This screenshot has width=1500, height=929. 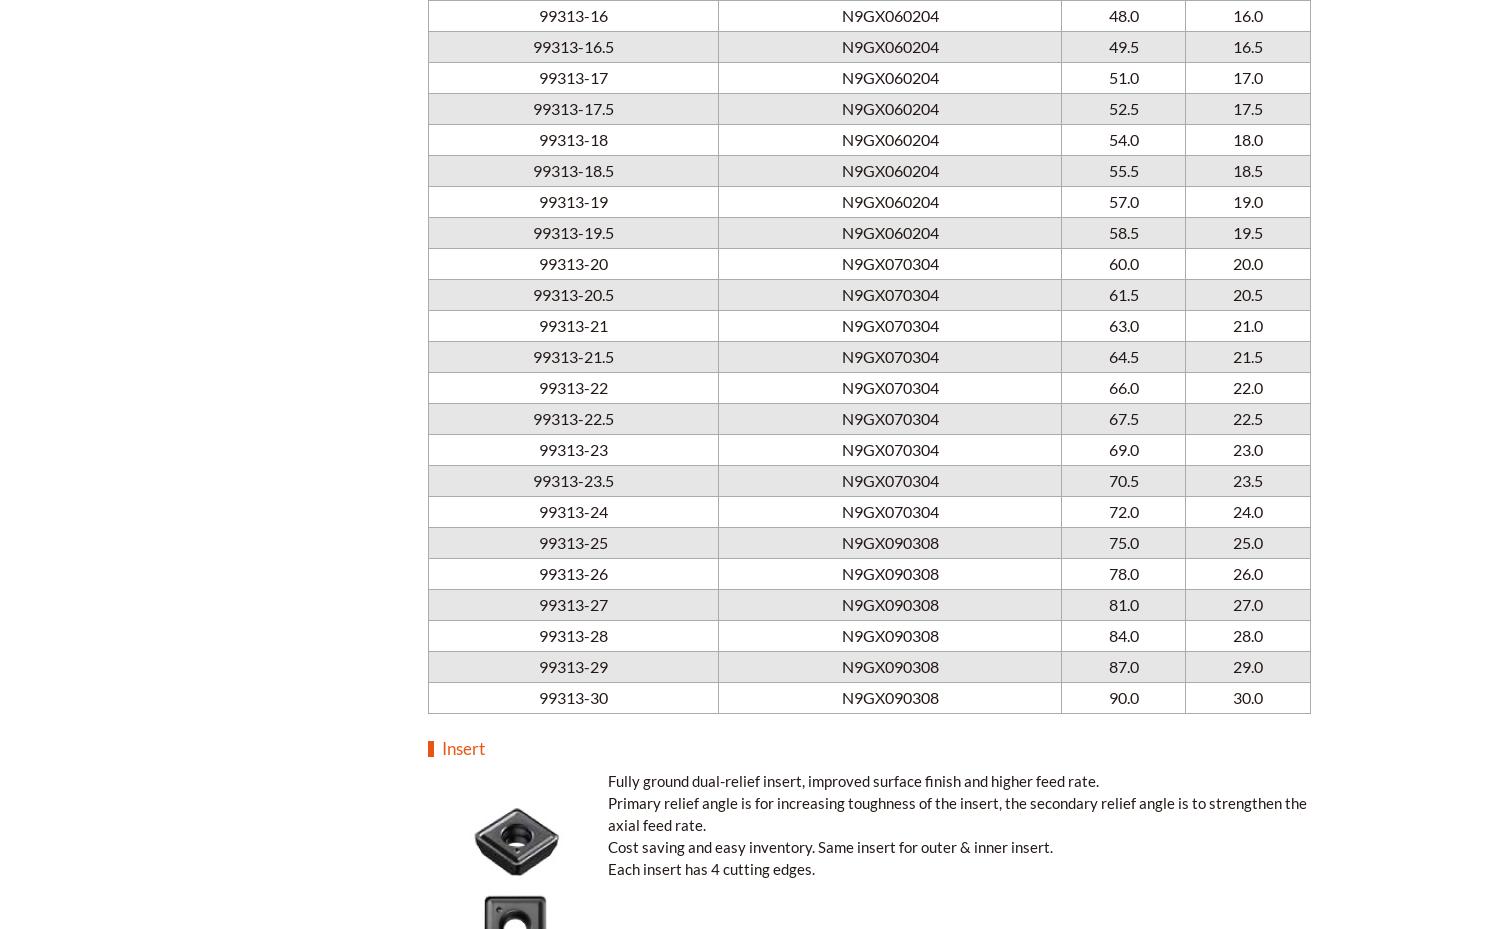 I want to click on '19.5', so click(x=1247, y=230).